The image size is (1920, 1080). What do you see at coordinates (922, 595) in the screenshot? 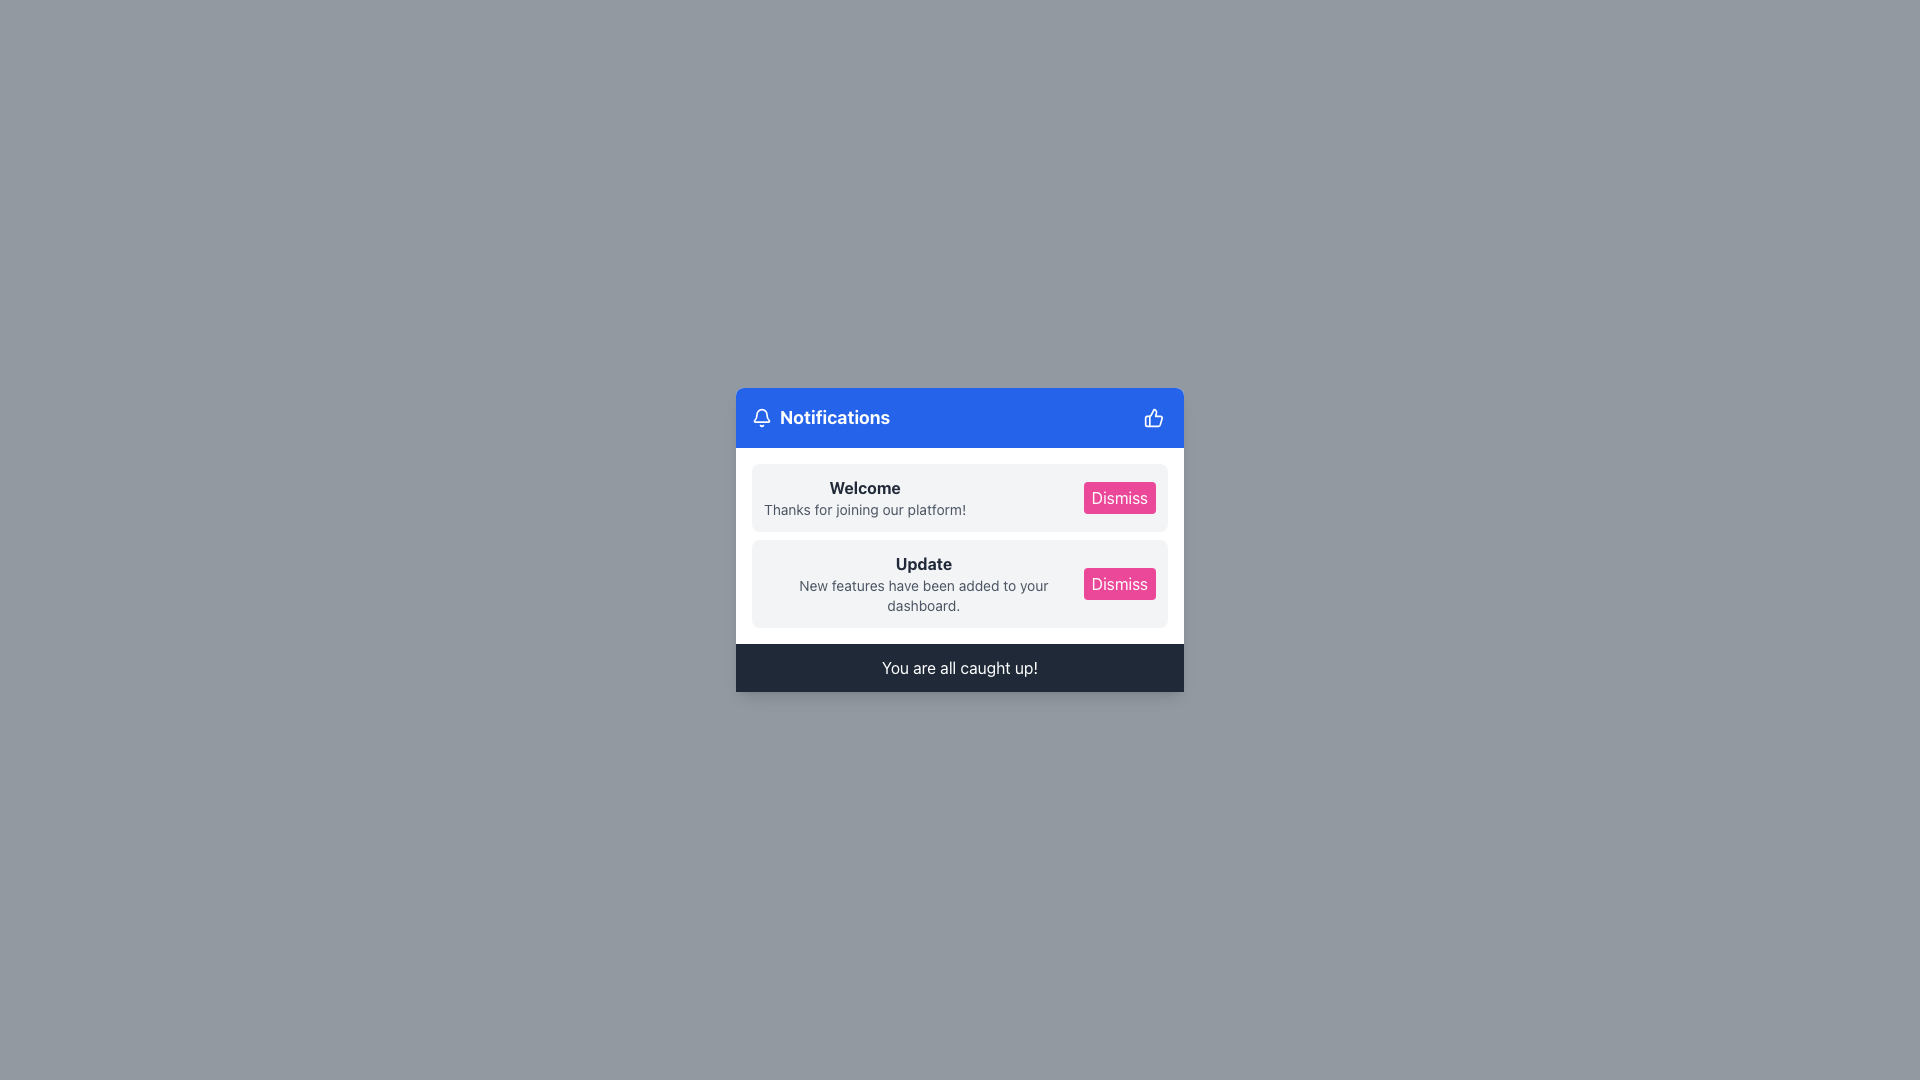
I see `the static text that reads 'New features have been added to your dashboard.' located under the bold 'Update' text in the 'Notifications' section of the modal dialog box` at bounding box center [922, 595].